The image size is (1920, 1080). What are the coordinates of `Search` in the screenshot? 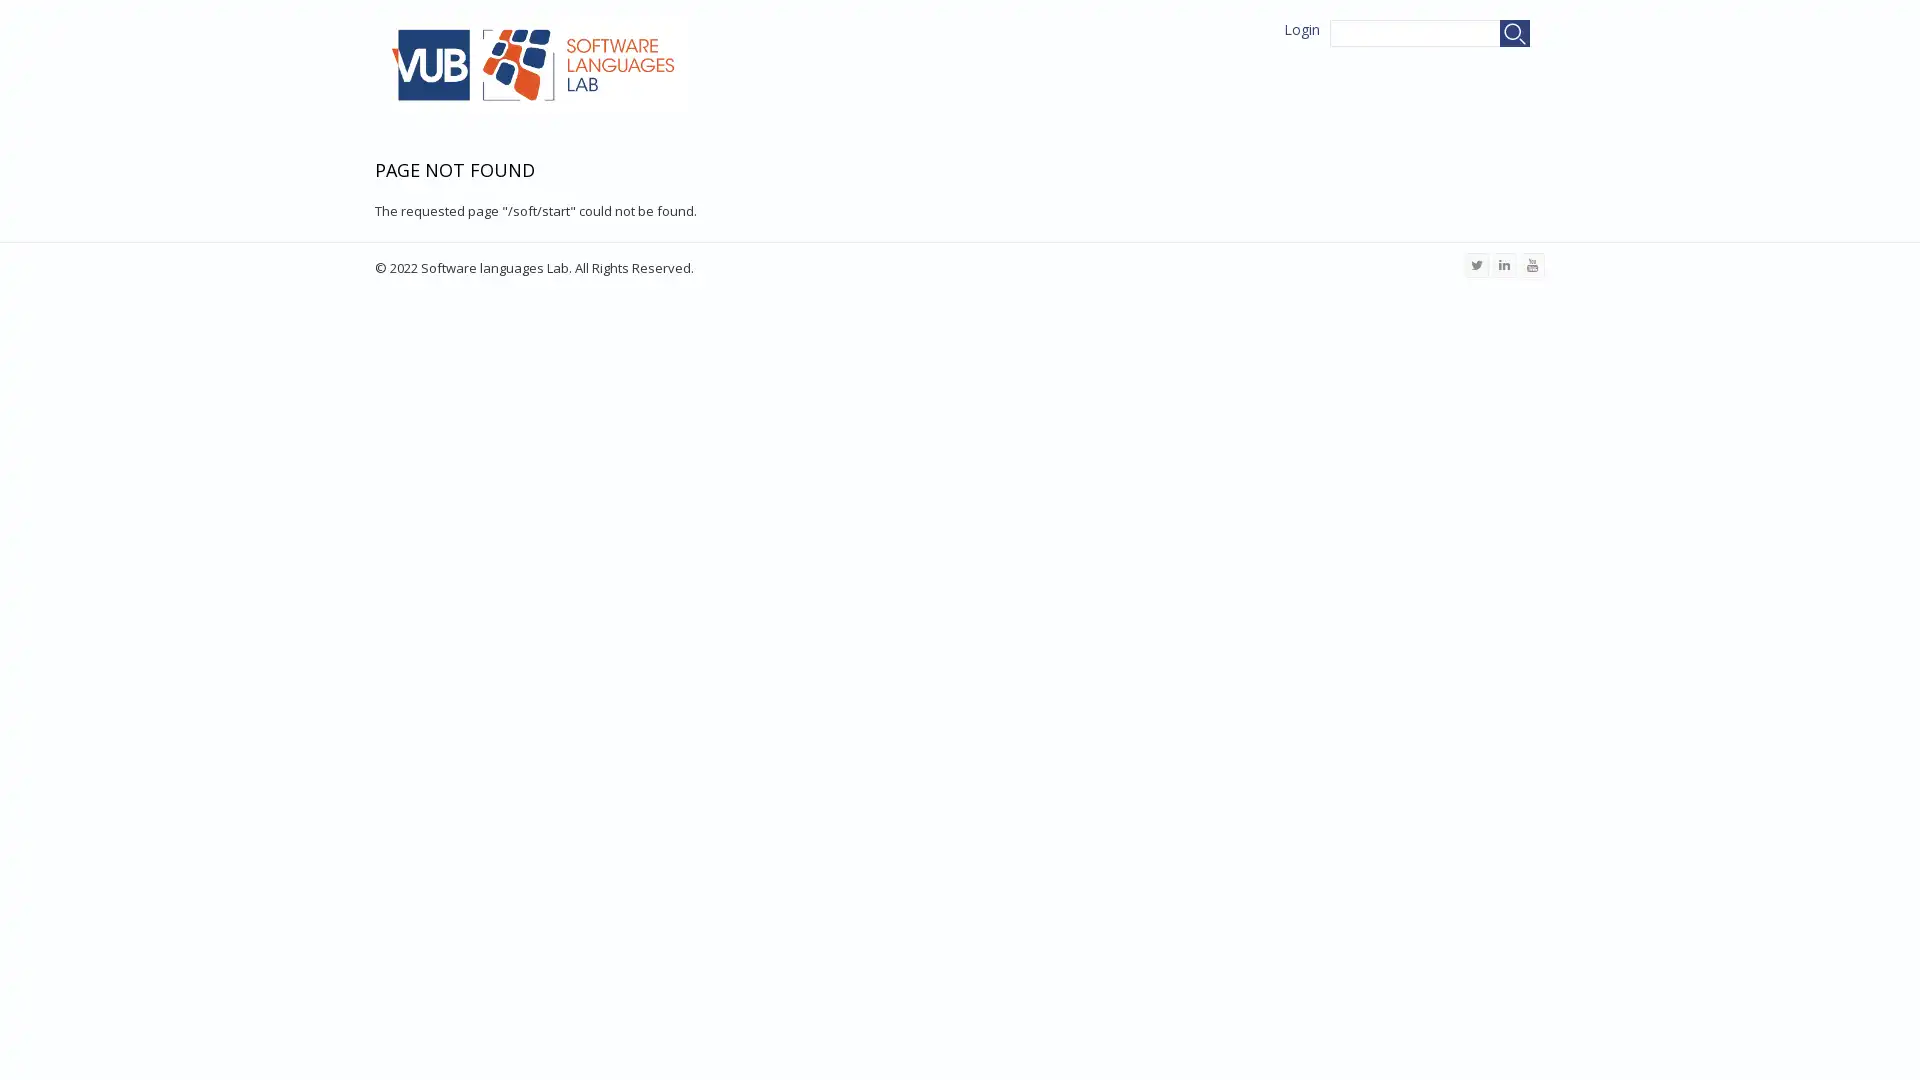 It's located at (1515, 33).